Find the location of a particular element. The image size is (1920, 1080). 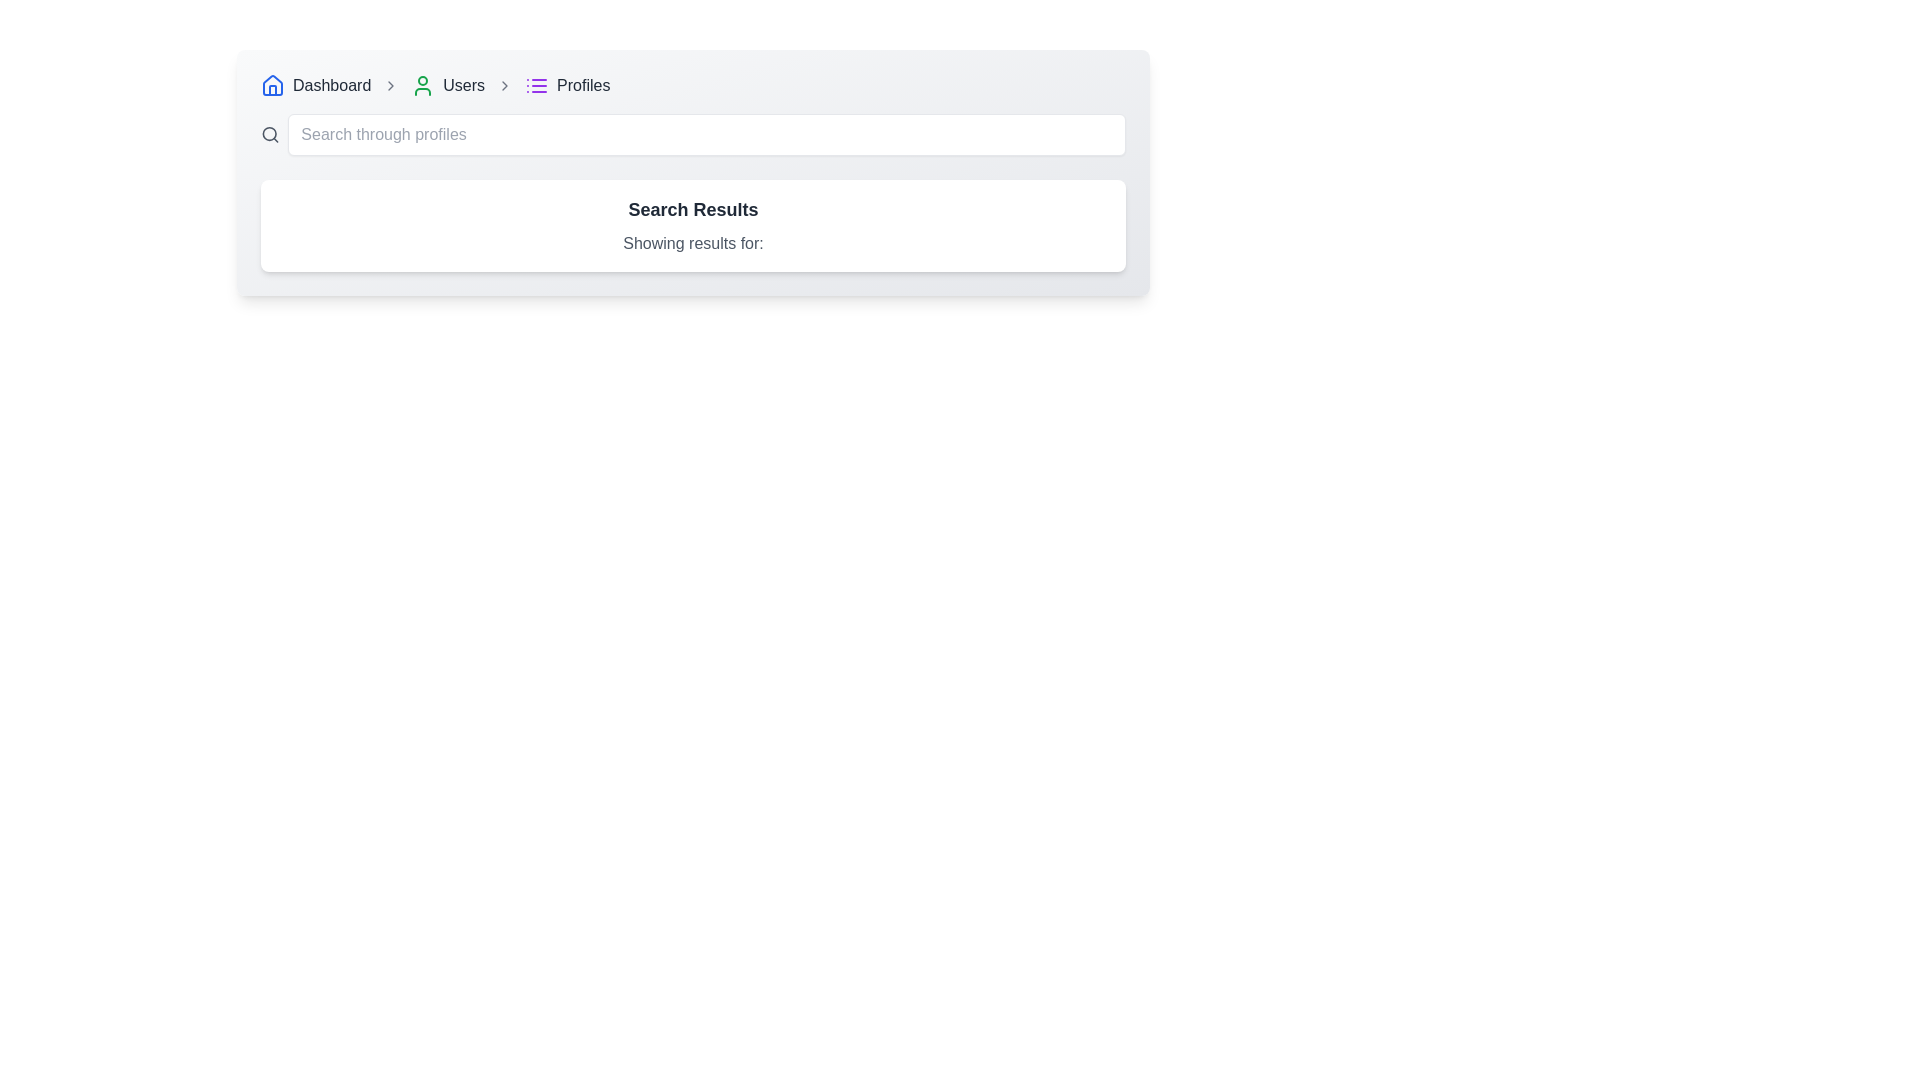

the blue house-shaped icon located at the start of the breadcrumb navigation bar, to the left of the text 'Dashboard' is located at coordinates (272, 84).